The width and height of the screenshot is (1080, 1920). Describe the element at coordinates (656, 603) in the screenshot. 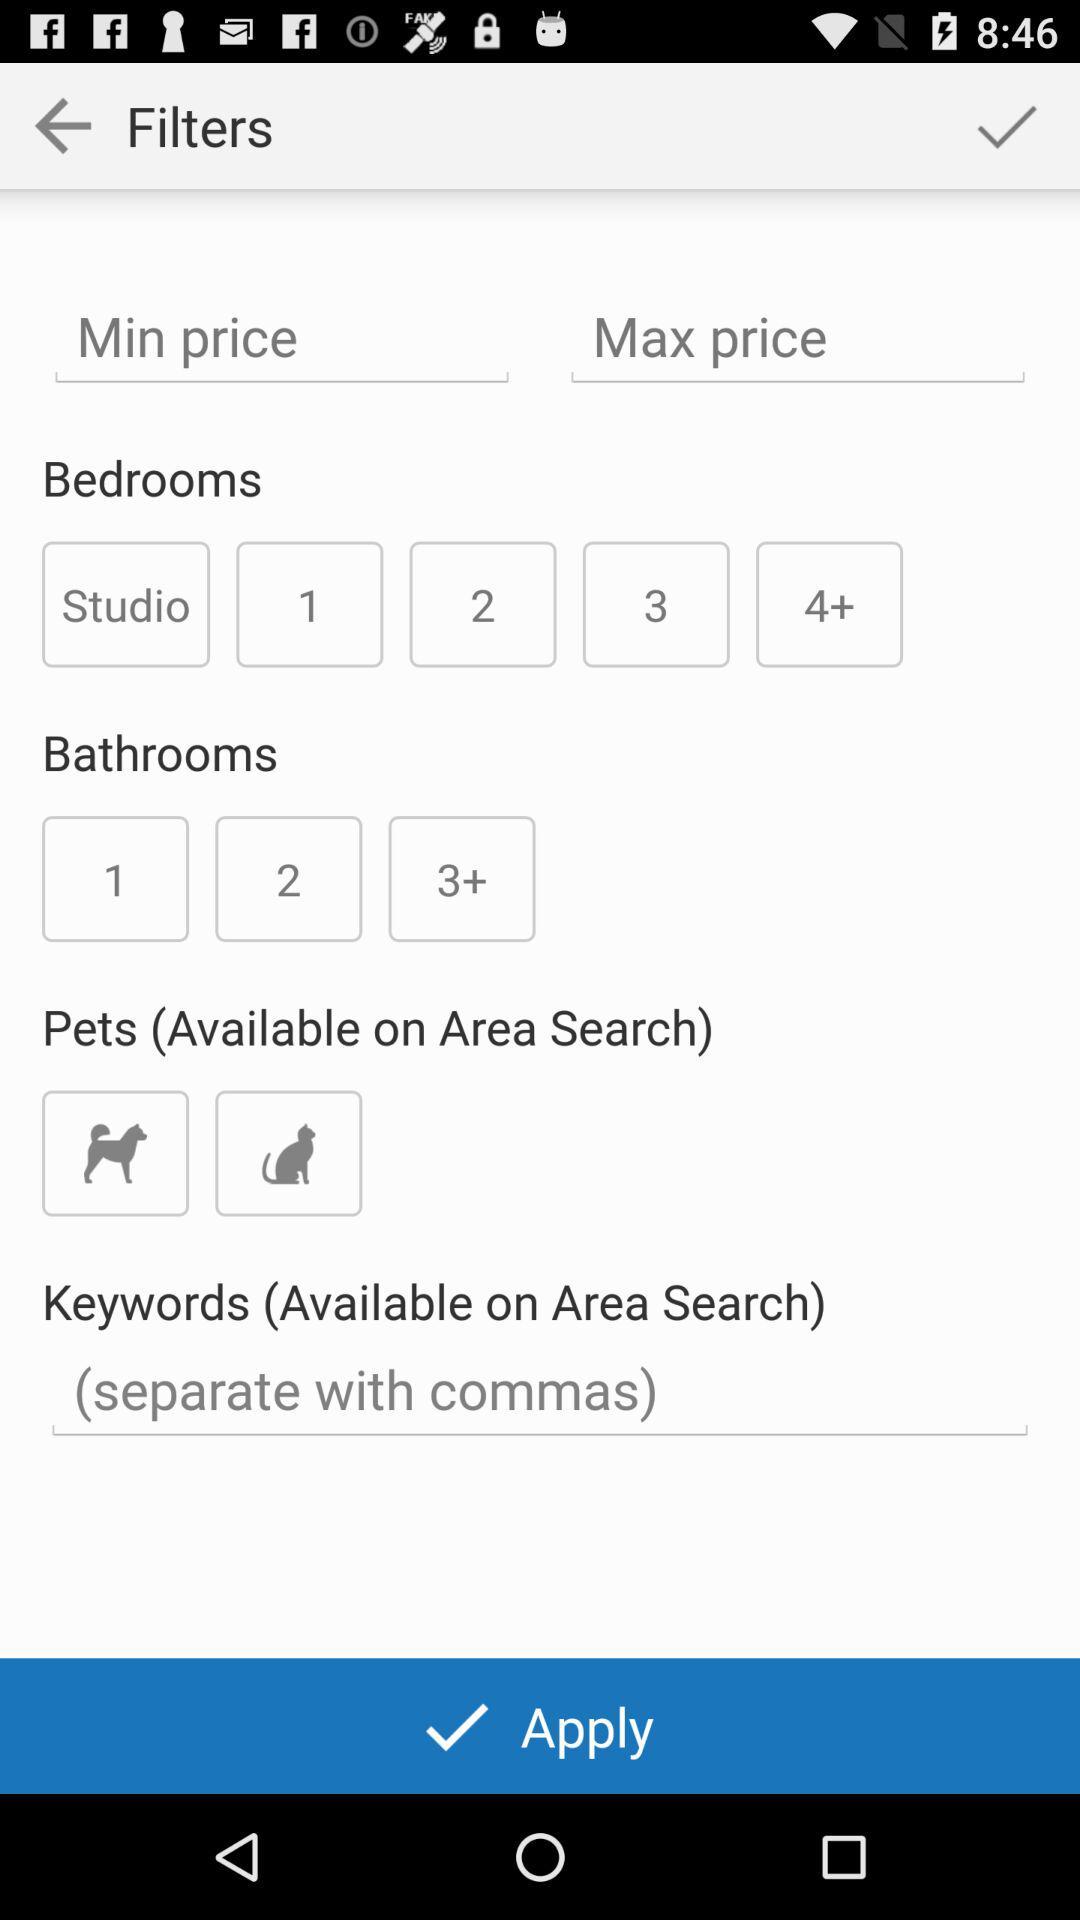

I see `the button 3 in bedrooms` at that location.